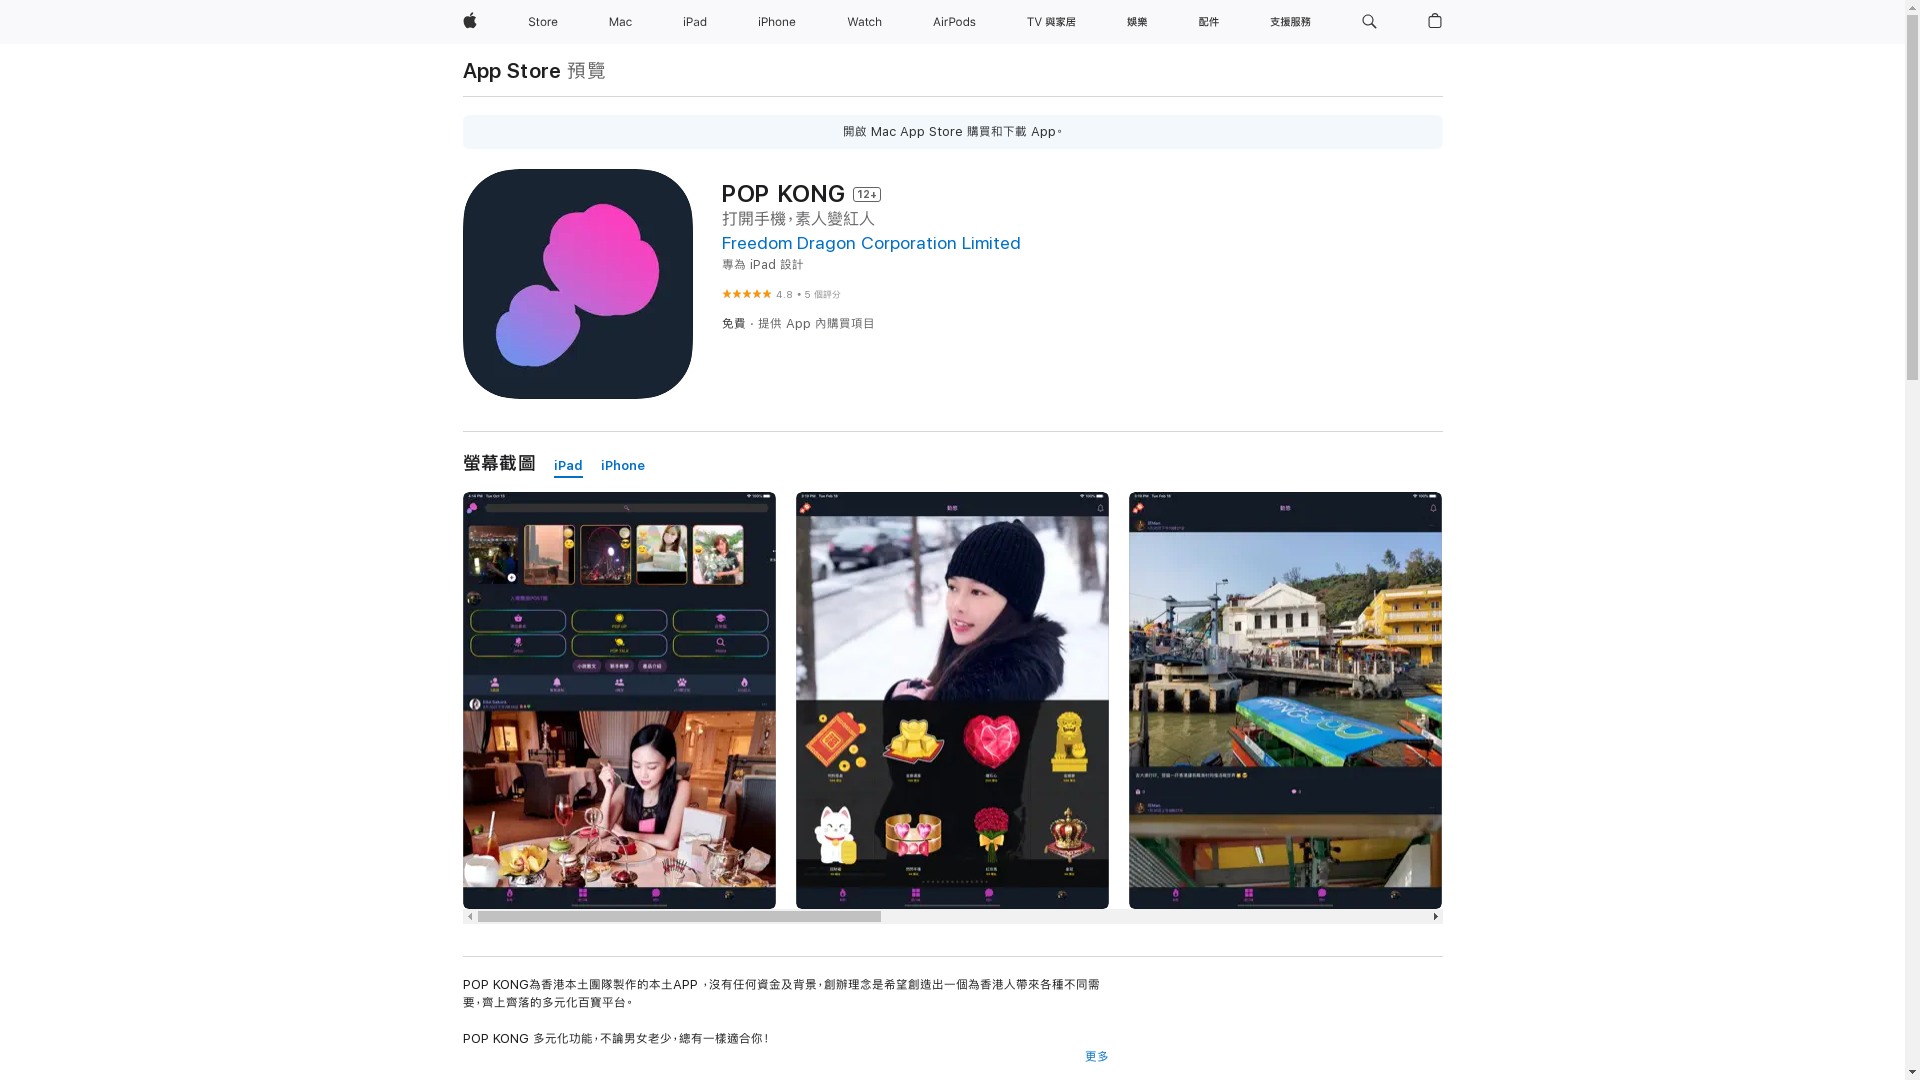  What do you see at coordinates (619, 22) in the screenshot?
I see `'Mac'` at bounding box center [619, 22].